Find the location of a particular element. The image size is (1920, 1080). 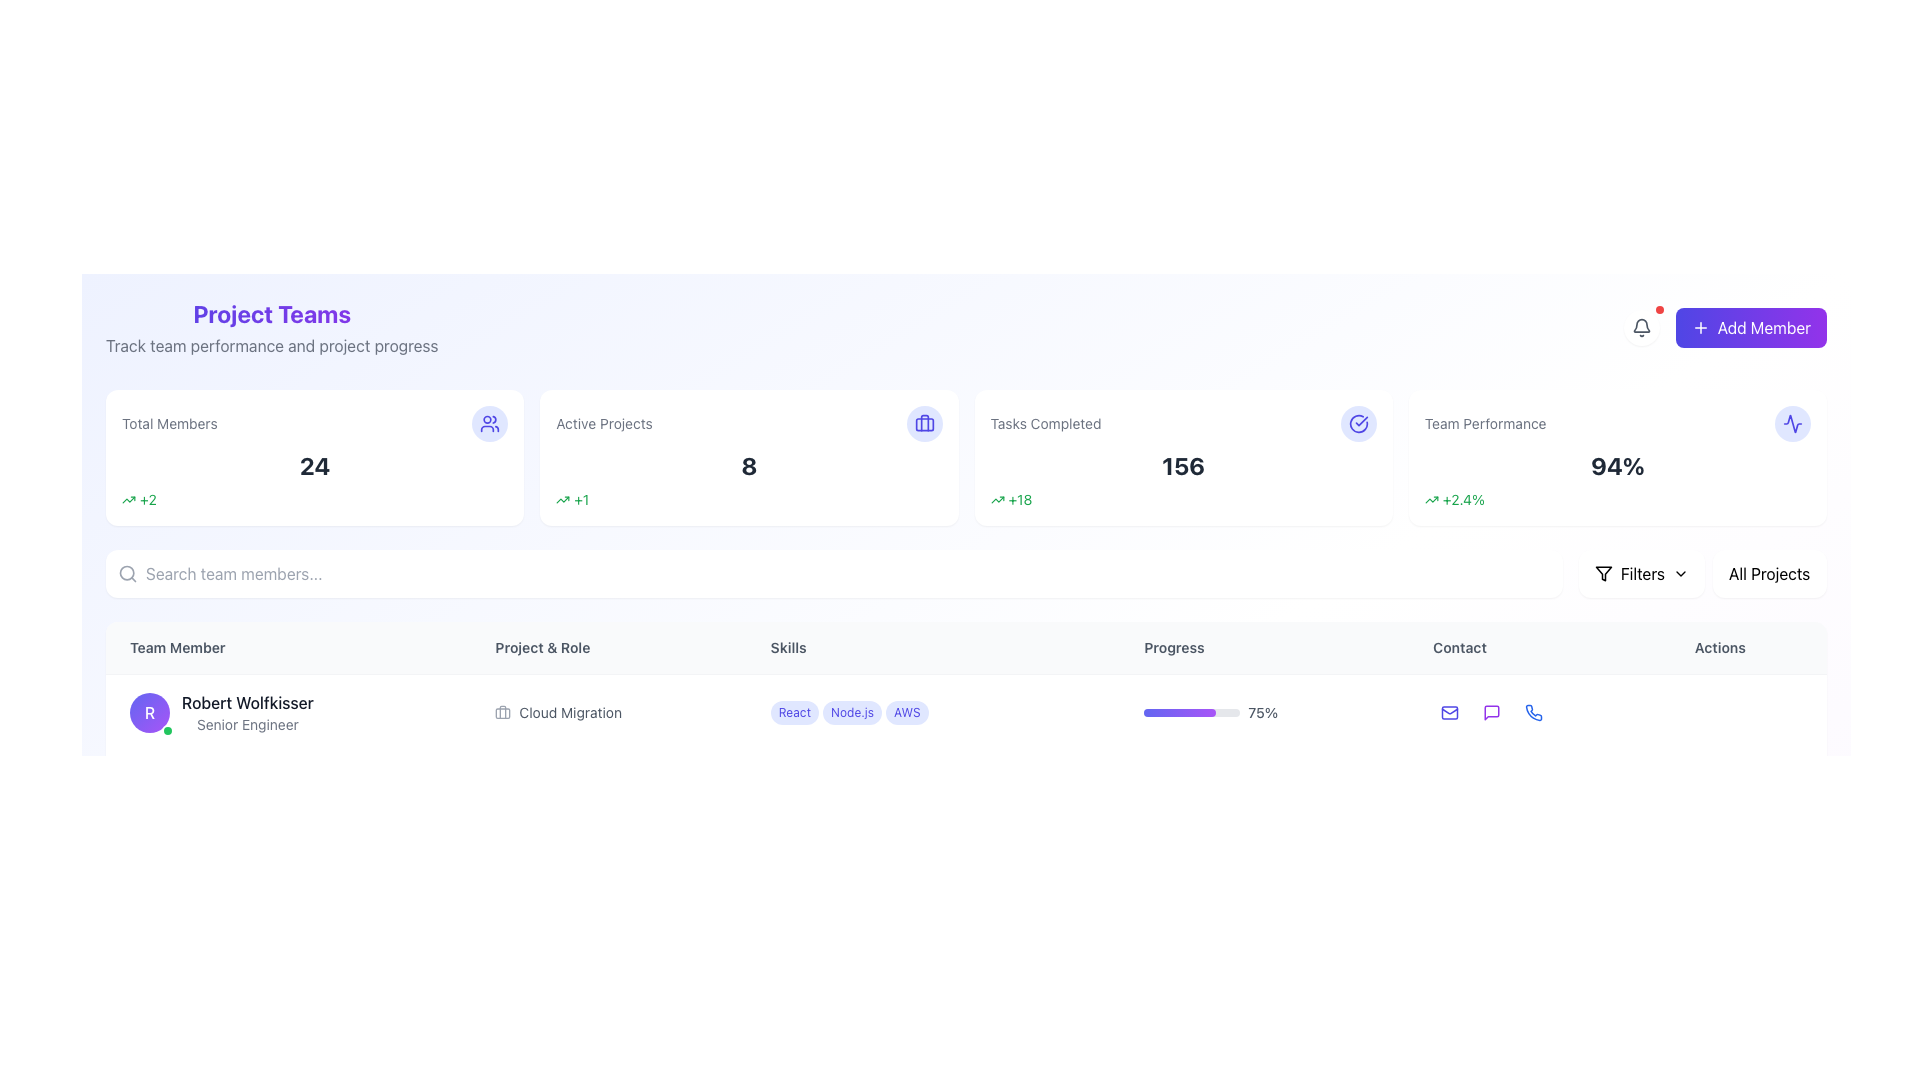

the static text label indicating the total number of members, located in the top-left section of the interface is located at coordinates (169, 423).